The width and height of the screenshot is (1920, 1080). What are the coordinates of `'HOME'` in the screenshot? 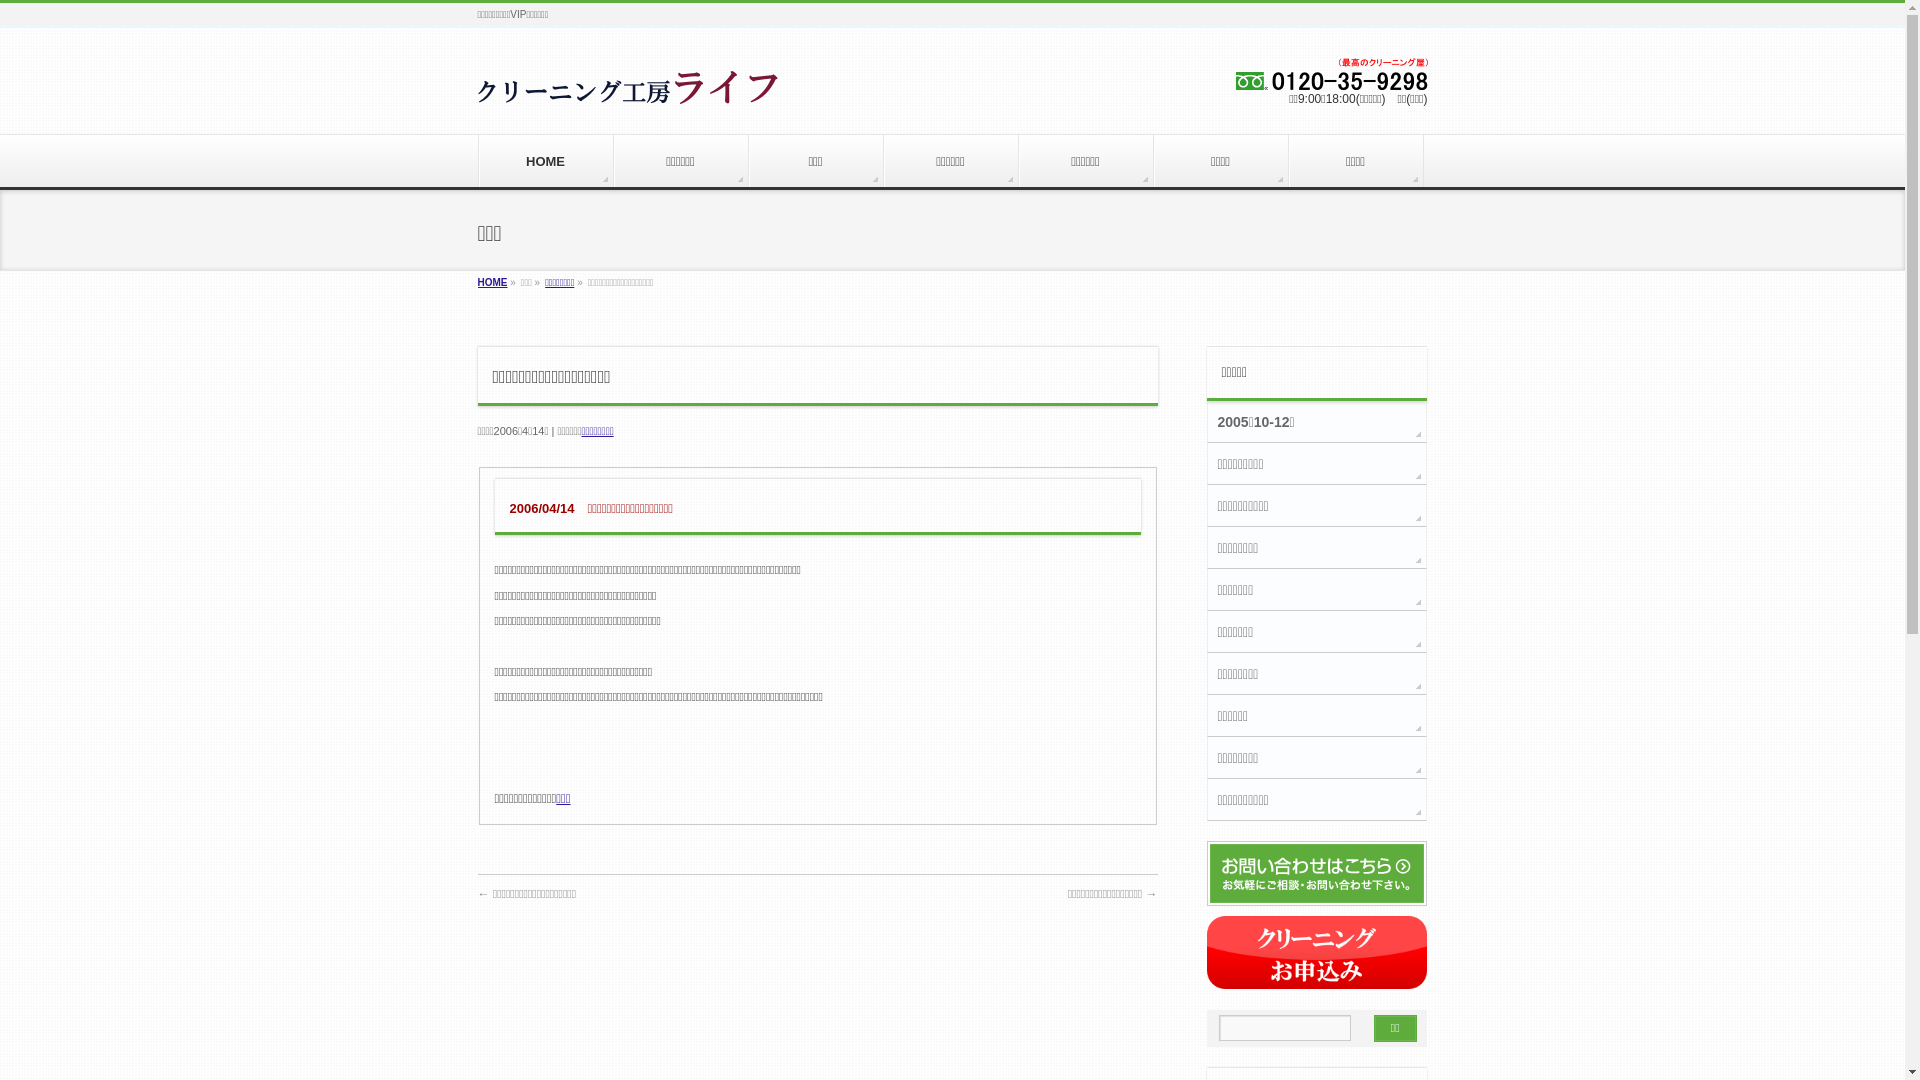 It's located at (493, 282).